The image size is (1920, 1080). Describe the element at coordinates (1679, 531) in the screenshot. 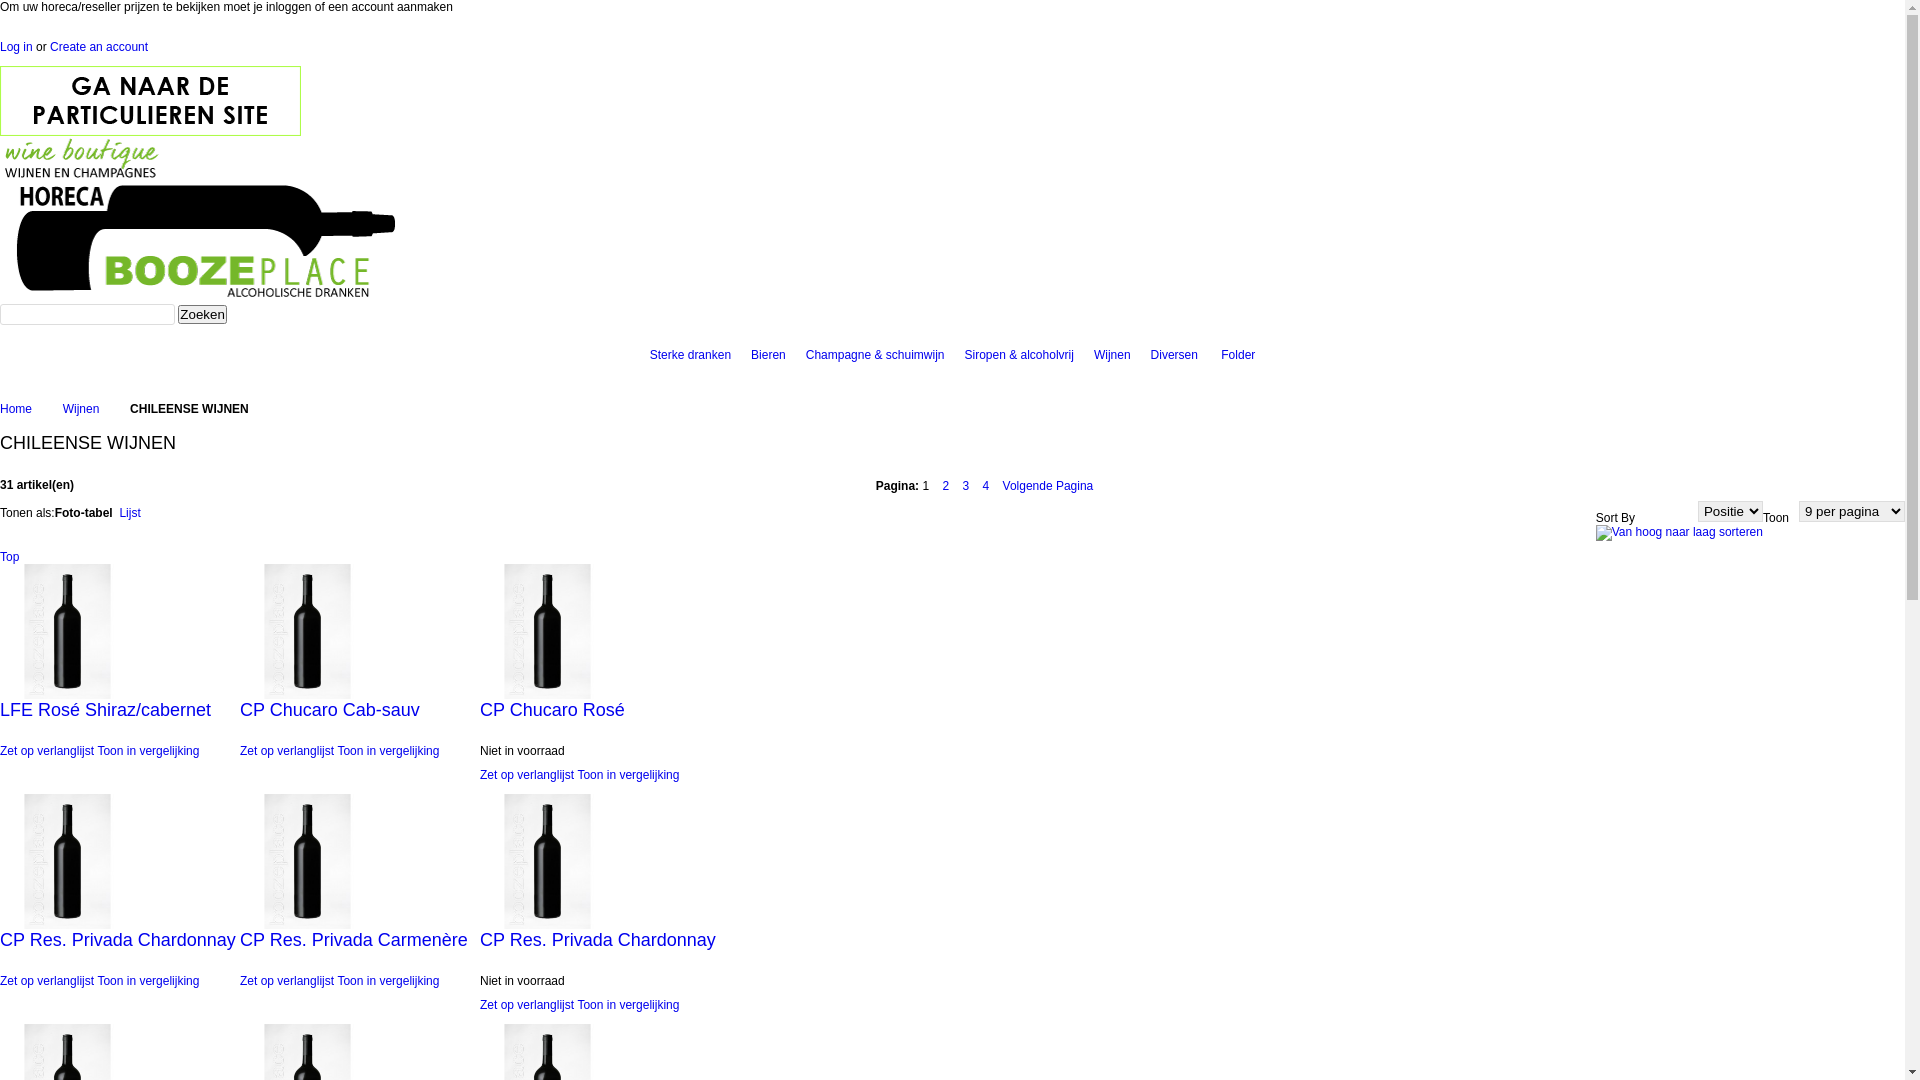

I see `'Van hoog naar laag sorteren'` at that location.